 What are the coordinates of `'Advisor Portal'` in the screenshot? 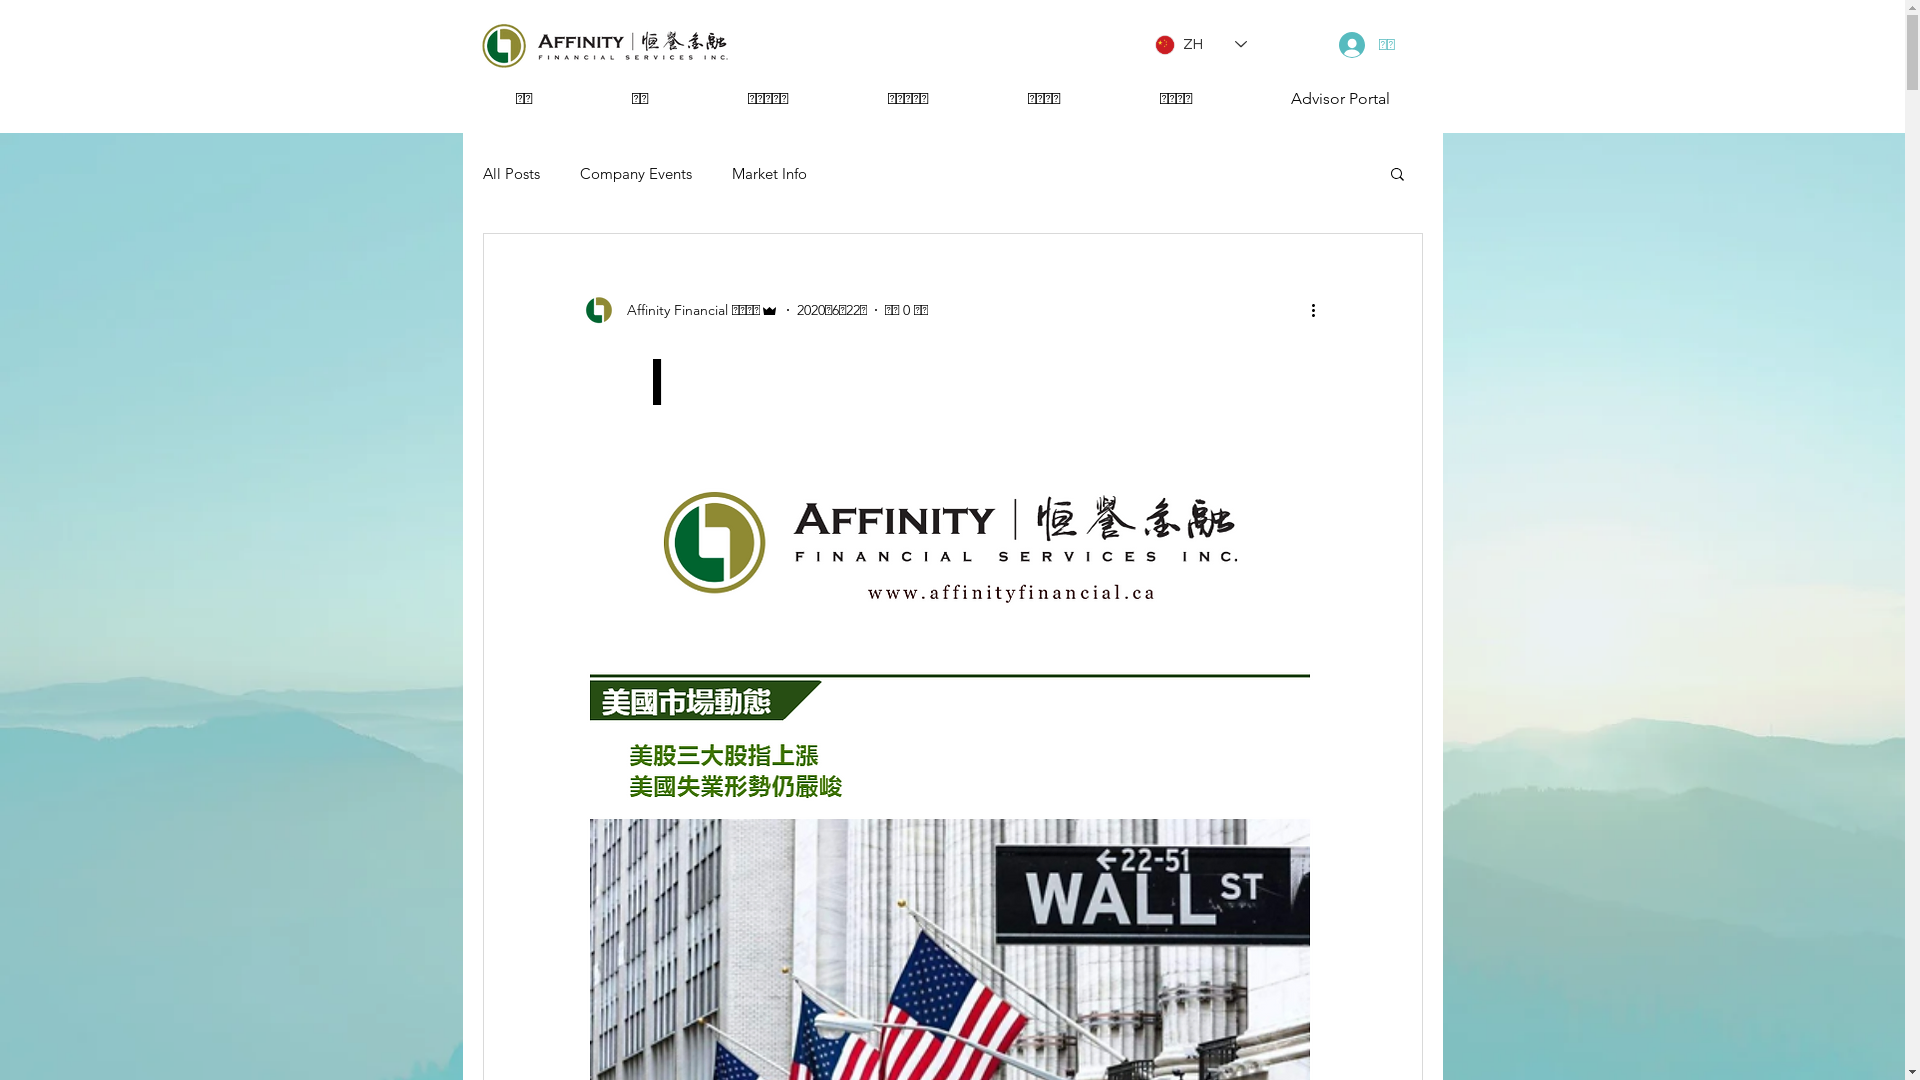 It's located at (1241, 98).